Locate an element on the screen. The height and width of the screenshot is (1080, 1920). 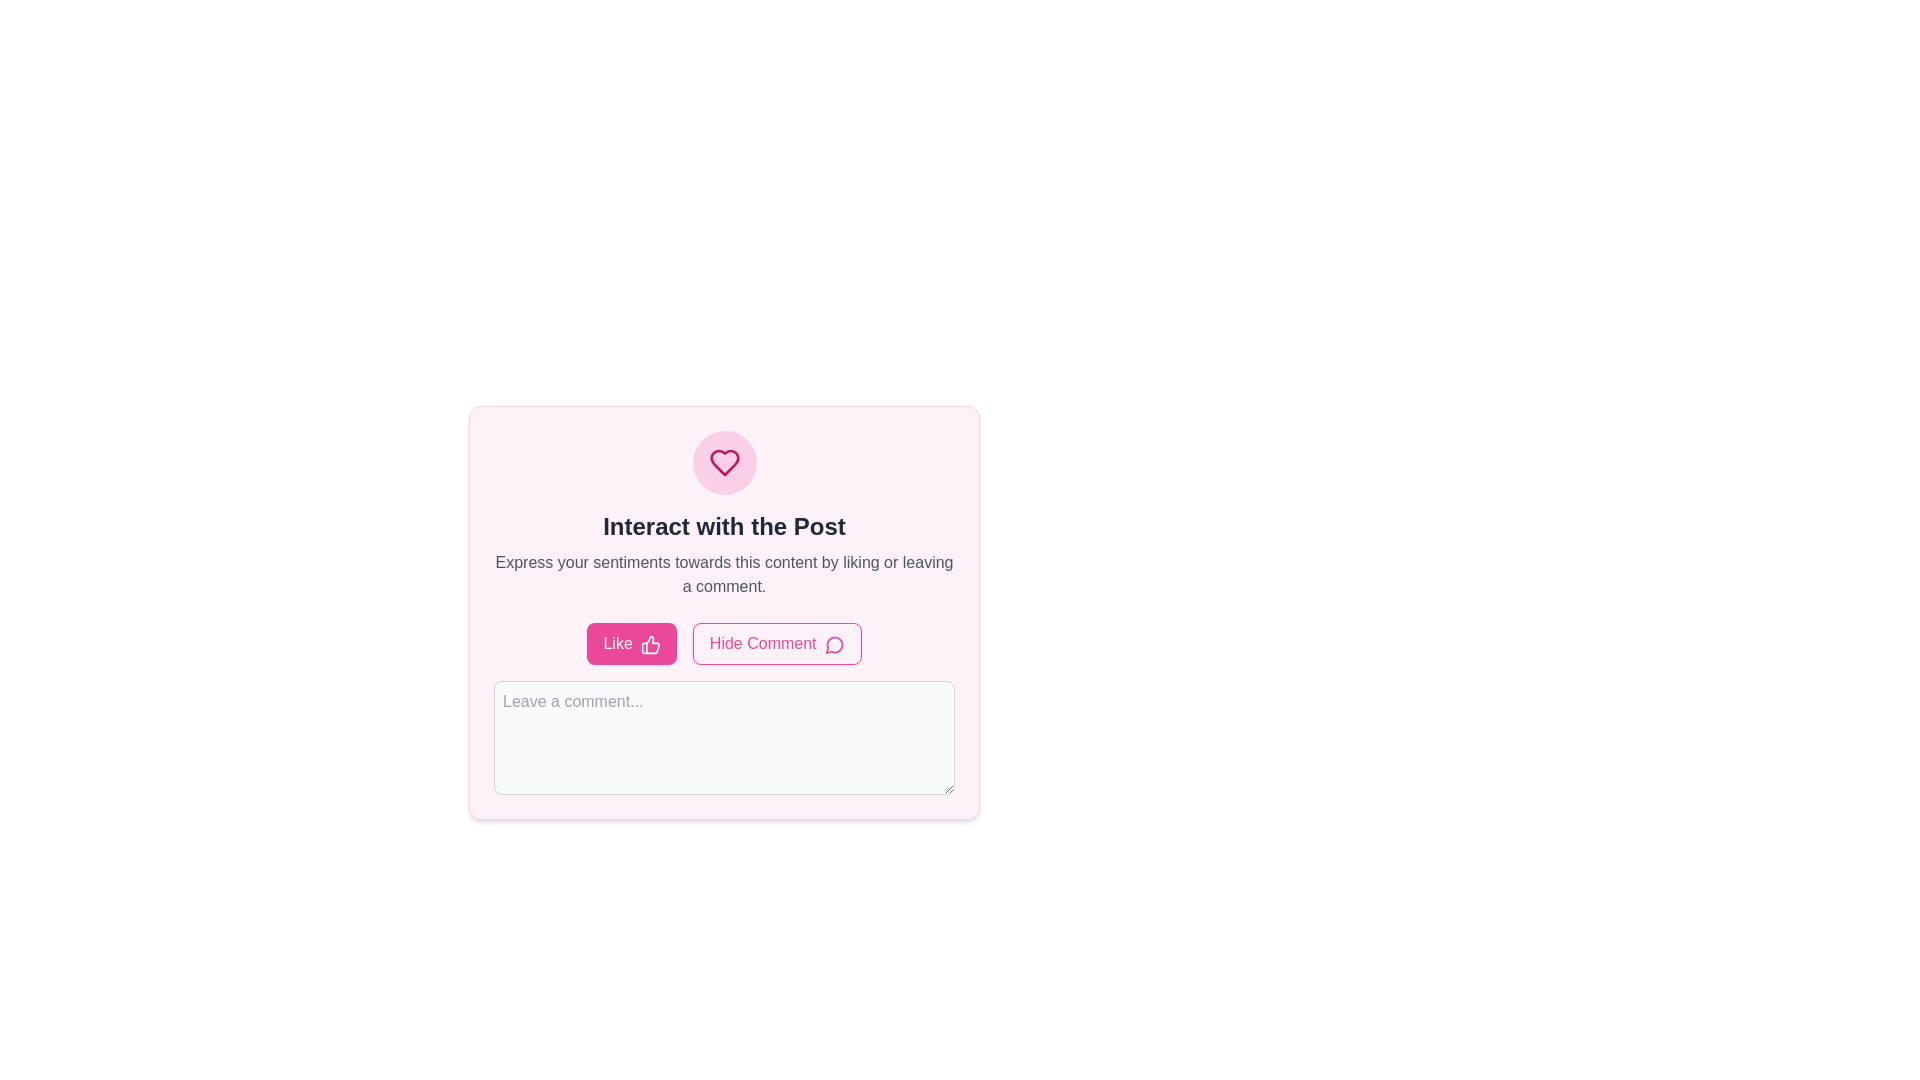
the distinctive circular button with a pink background and heart icon, positioned above the text 'Interact with the Post.' is located at coordinates (723, 462).